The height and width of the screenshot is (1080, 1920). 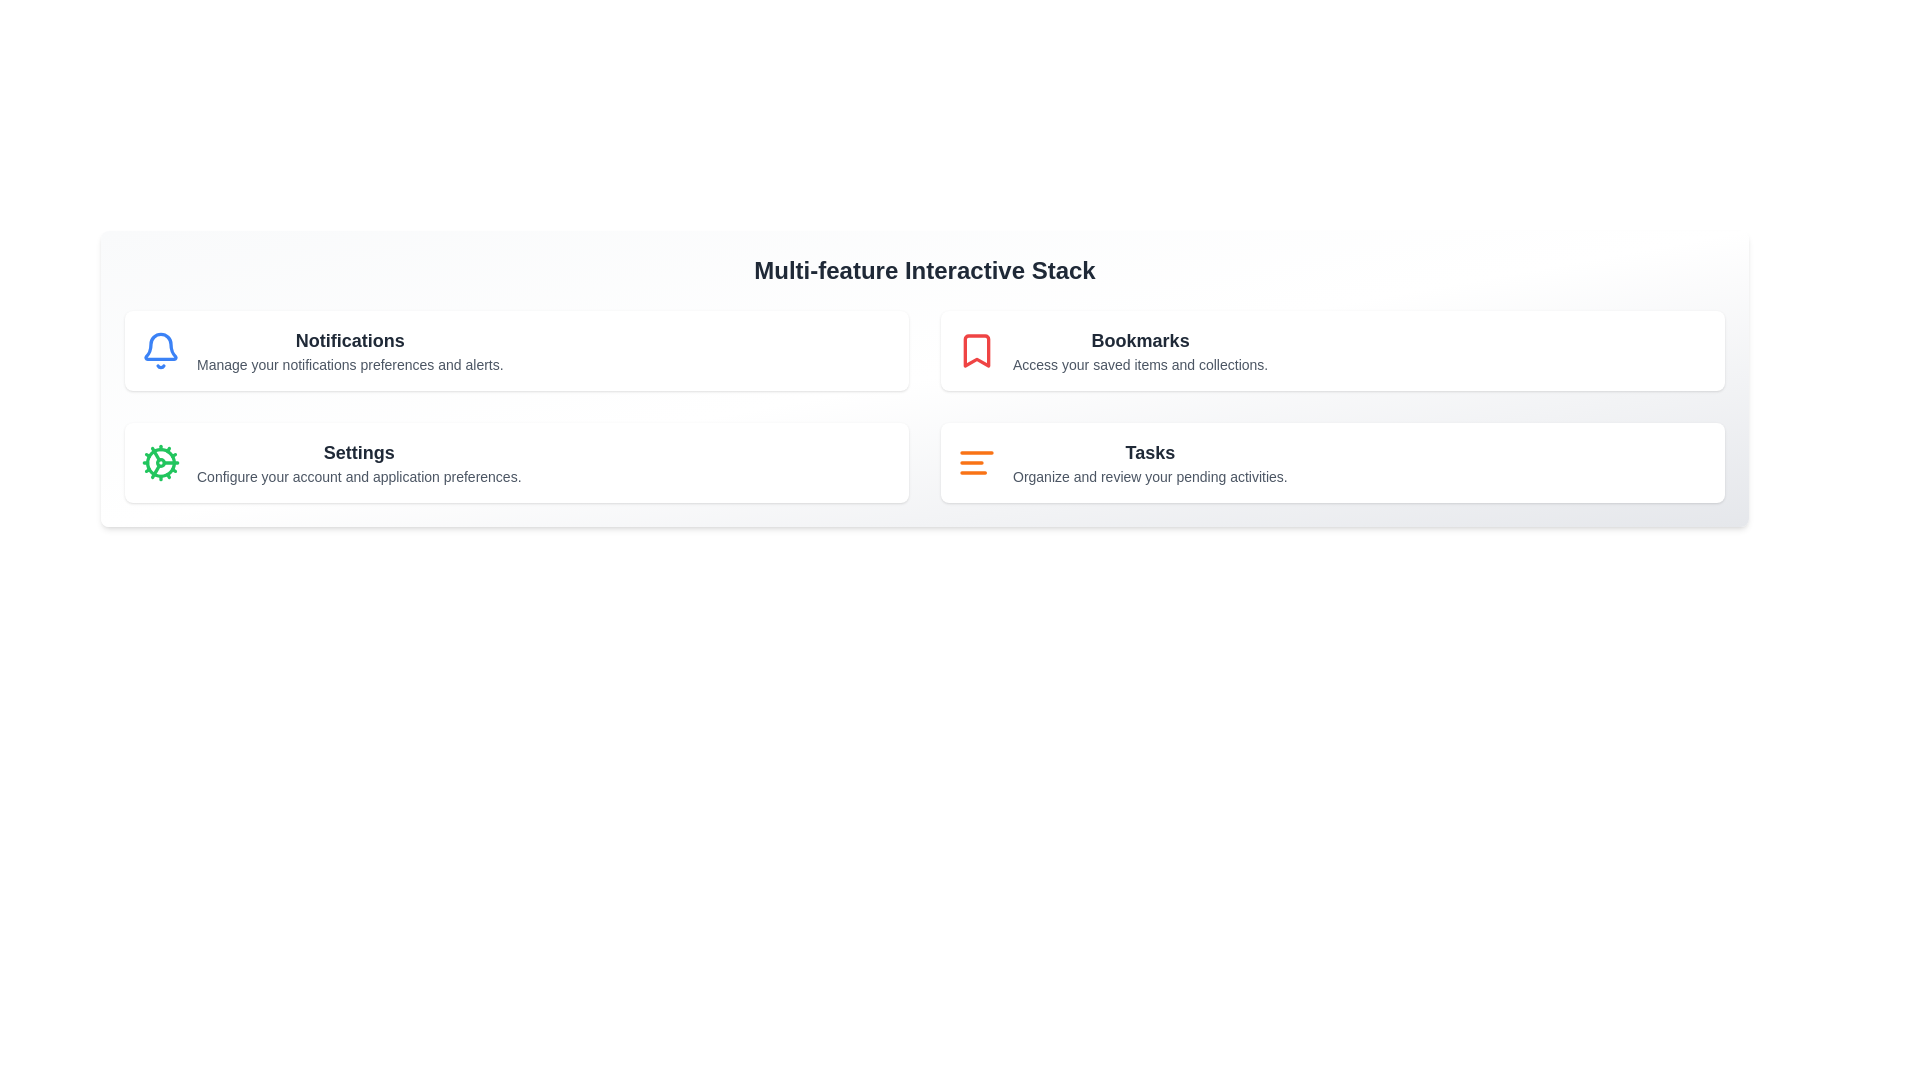 What do you see at coordinates (1140, 365) in the screenshot?
I see `descriptive text element located directly below the 'Bookmarks' header in the 'Bookmarks' section of the interface, which contains information about the functionality of the 'Bookmarks' feature` at bounding box center [1140, 365].